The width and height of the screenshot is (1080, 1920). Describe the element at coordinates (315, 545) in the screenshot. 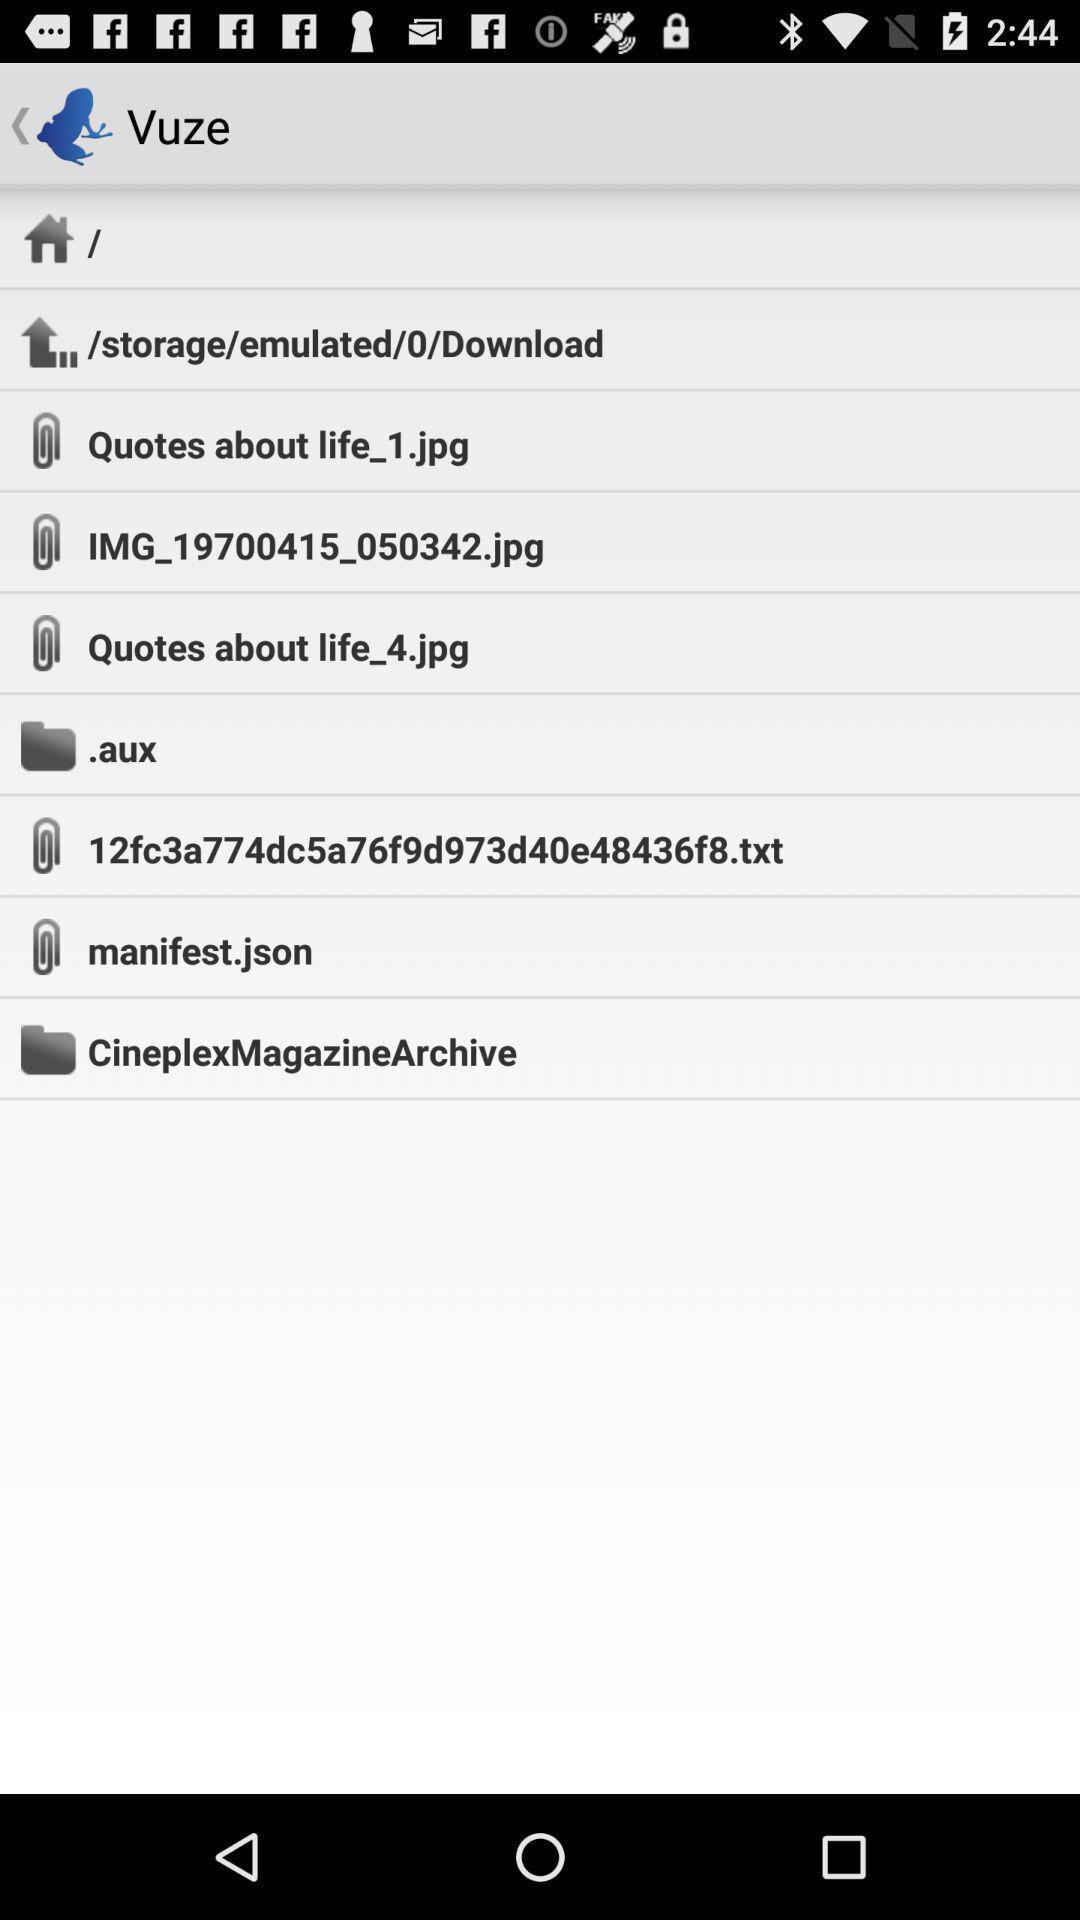

I see `the img_19700415_050342.jpg item` at that location.